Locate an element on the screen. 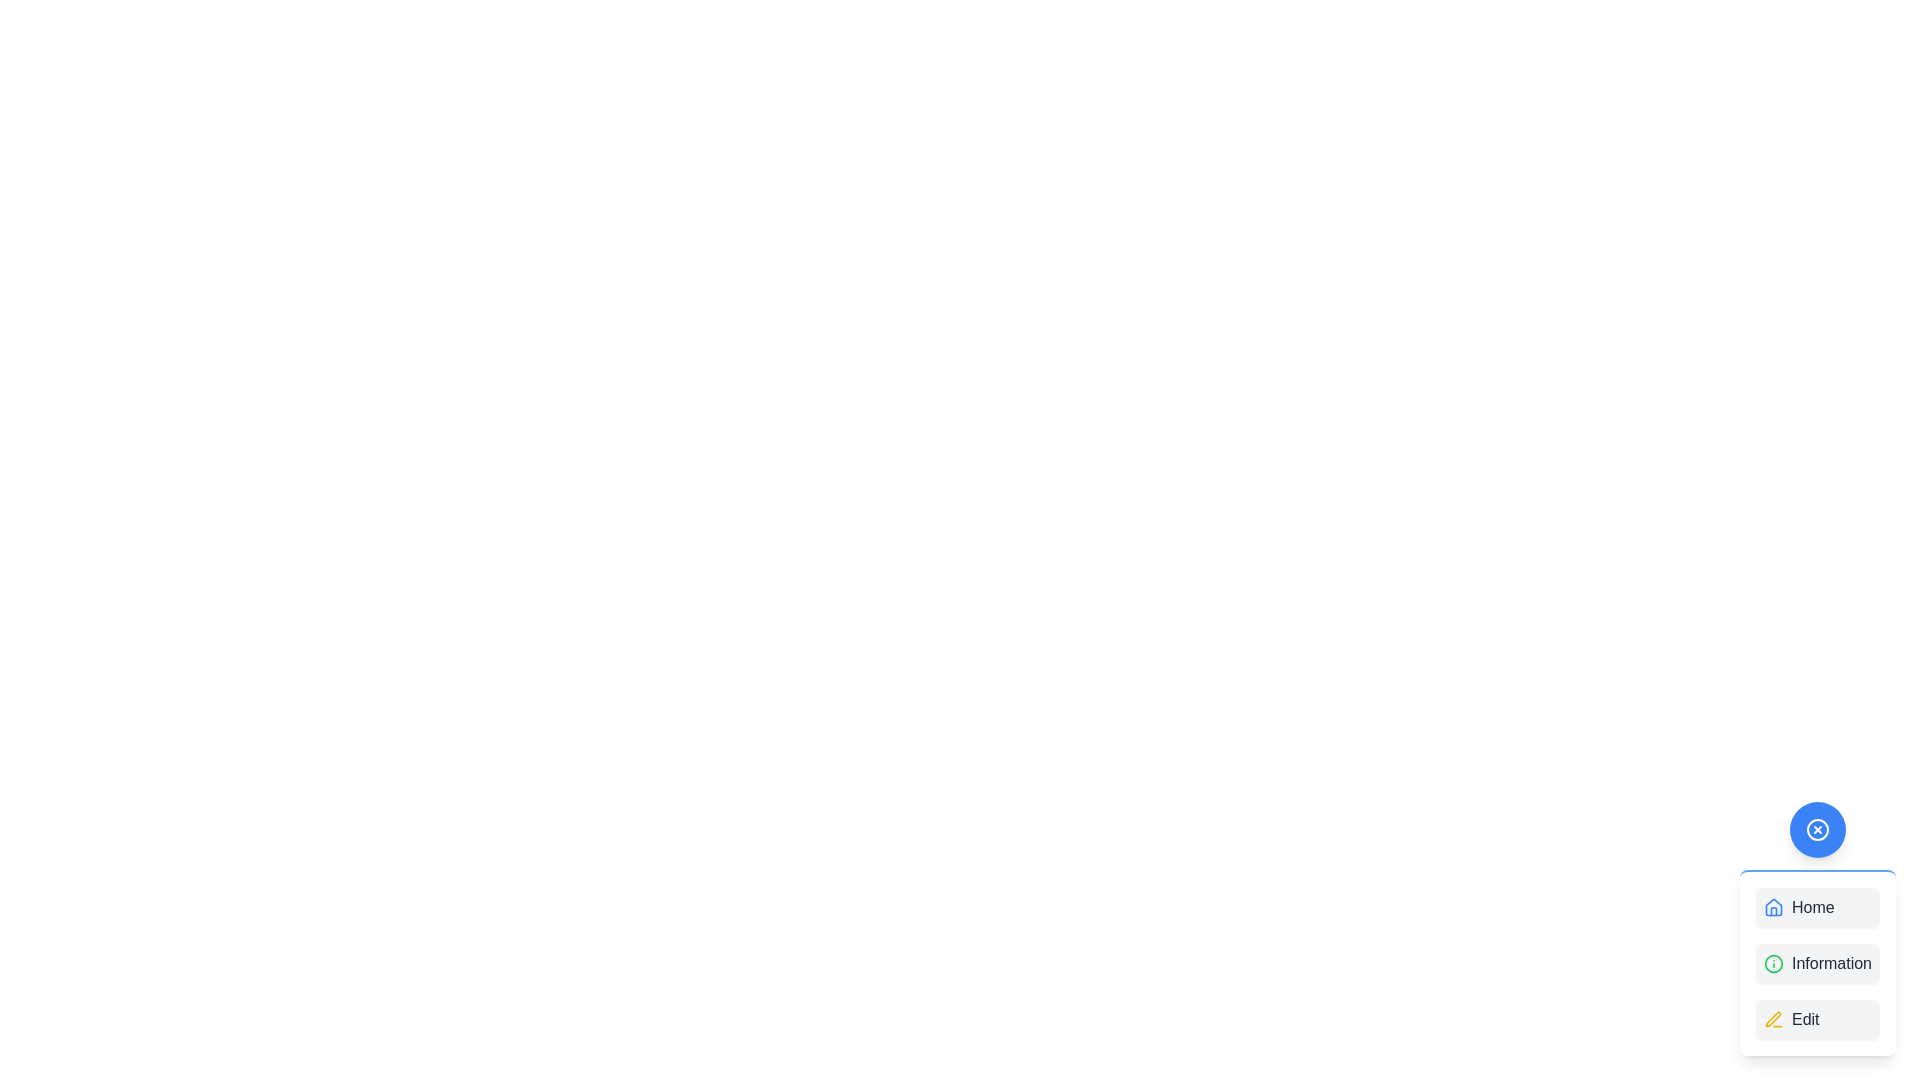 The width and height of the screenshot is (1920, 1080). the house icon with a blue outline and white fill, indicating 'Home' functionality is located at coordinates (1773, 907).